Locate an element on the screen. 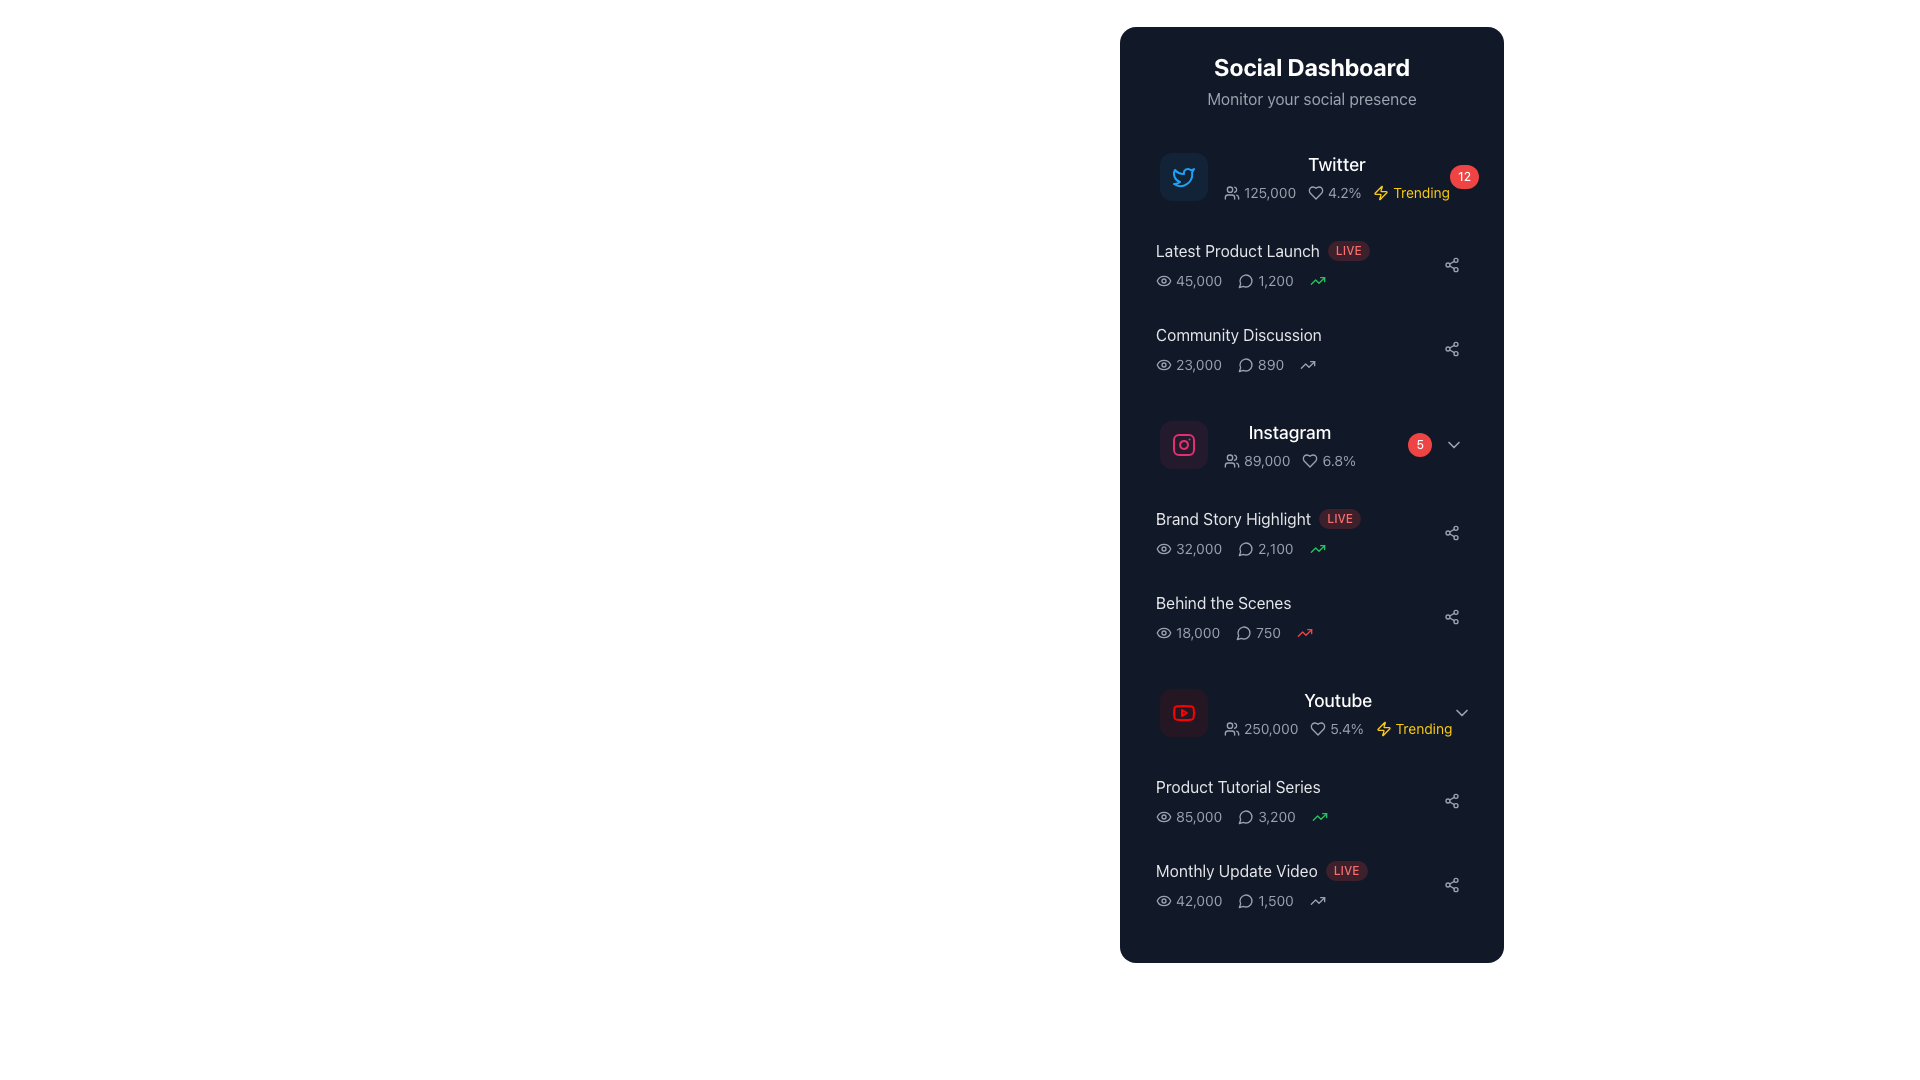 The image size is (1920, 1080). the favorite icon located to the right of the Instagram label in the Social Dashboard is located at coordinates (1310, 461).